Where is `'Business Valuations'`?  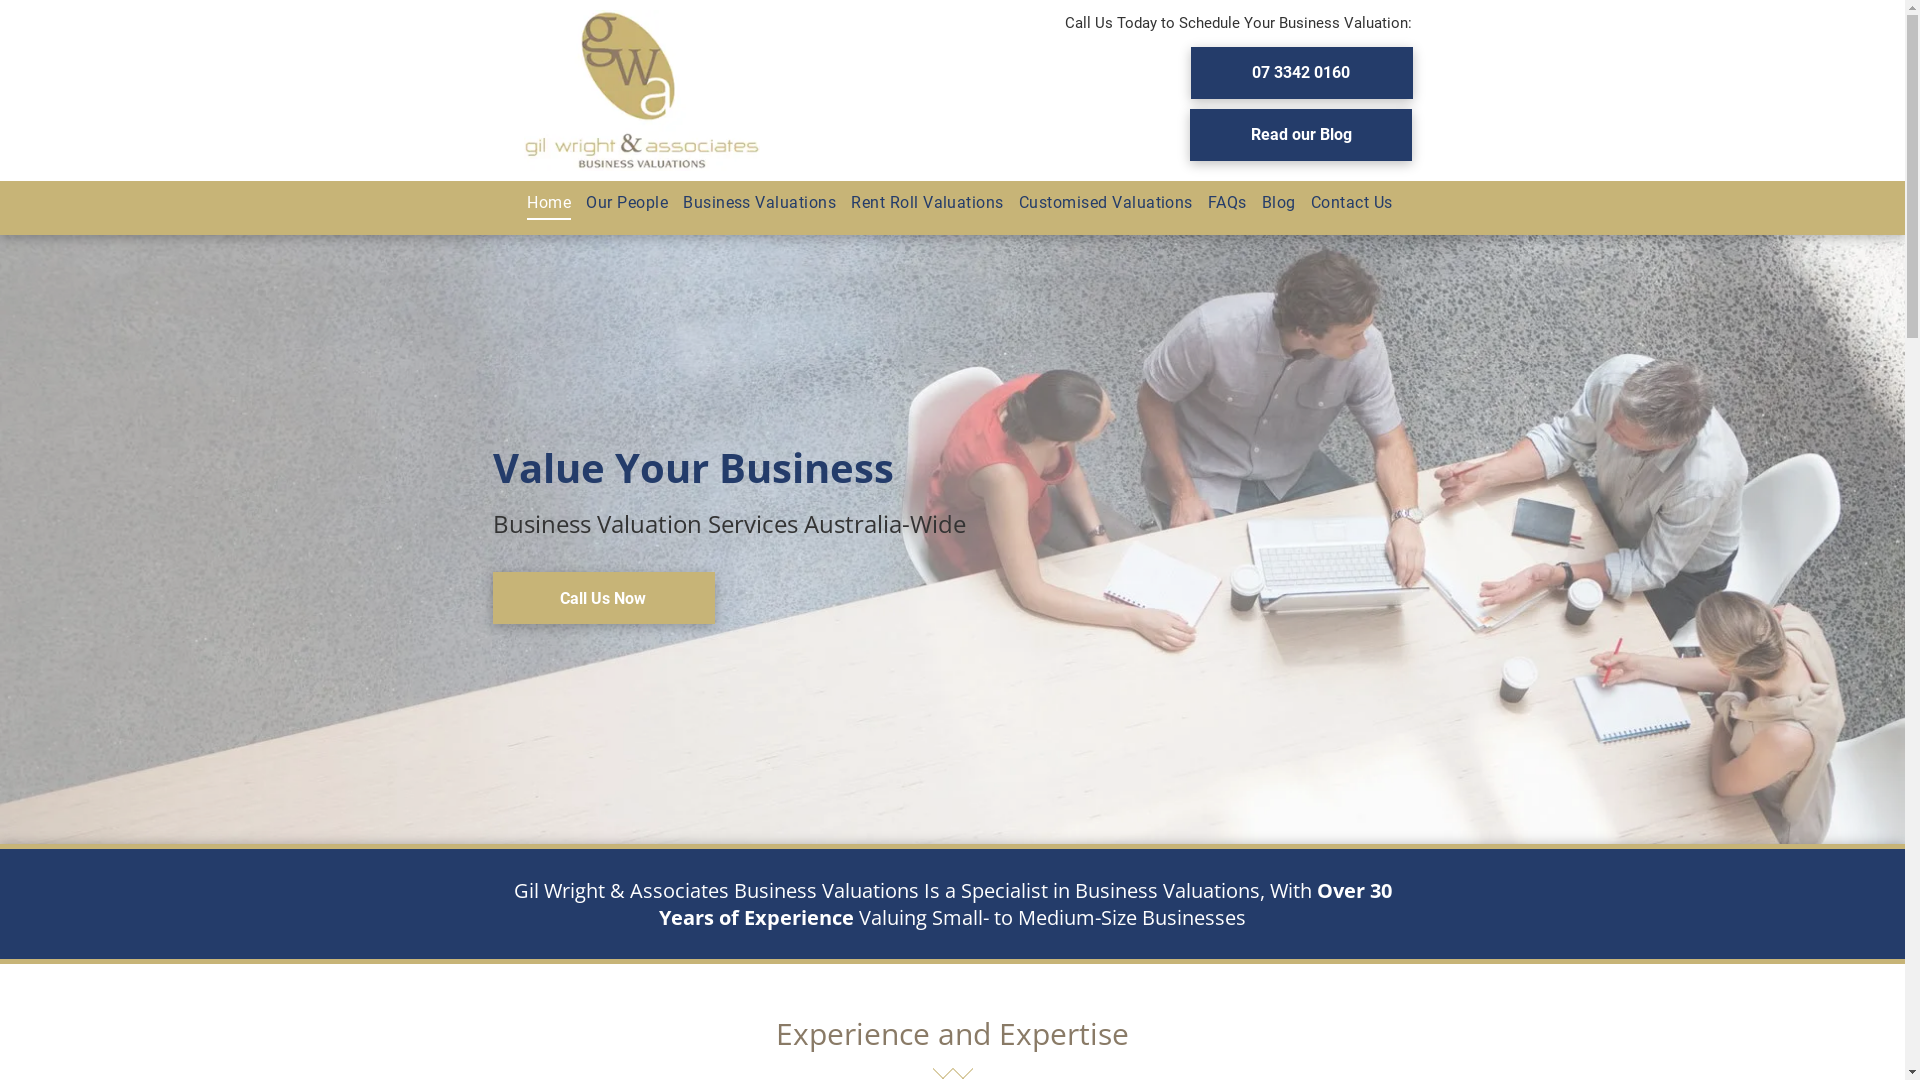
'Business Valuations' is located at coordinates (751, 203).